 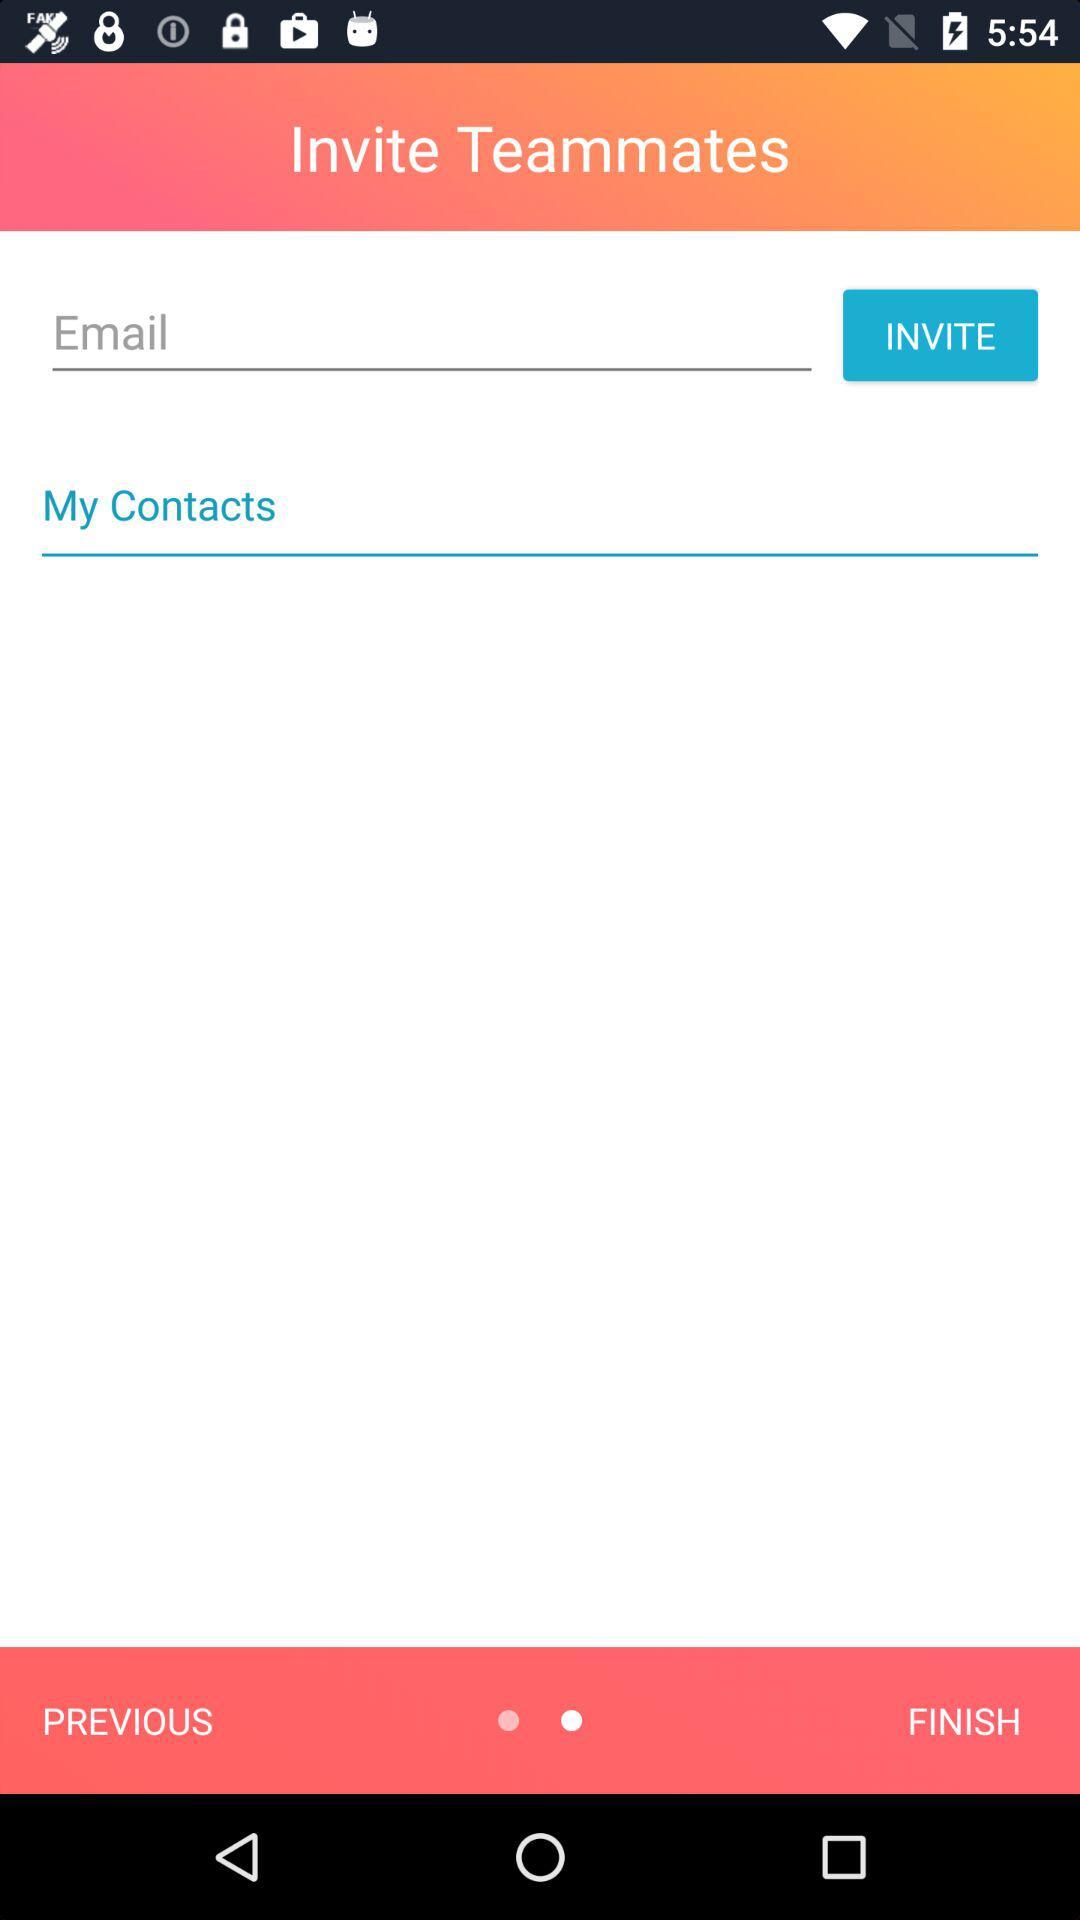 I want to click on my contacts icon, so click(x=540, y=483).